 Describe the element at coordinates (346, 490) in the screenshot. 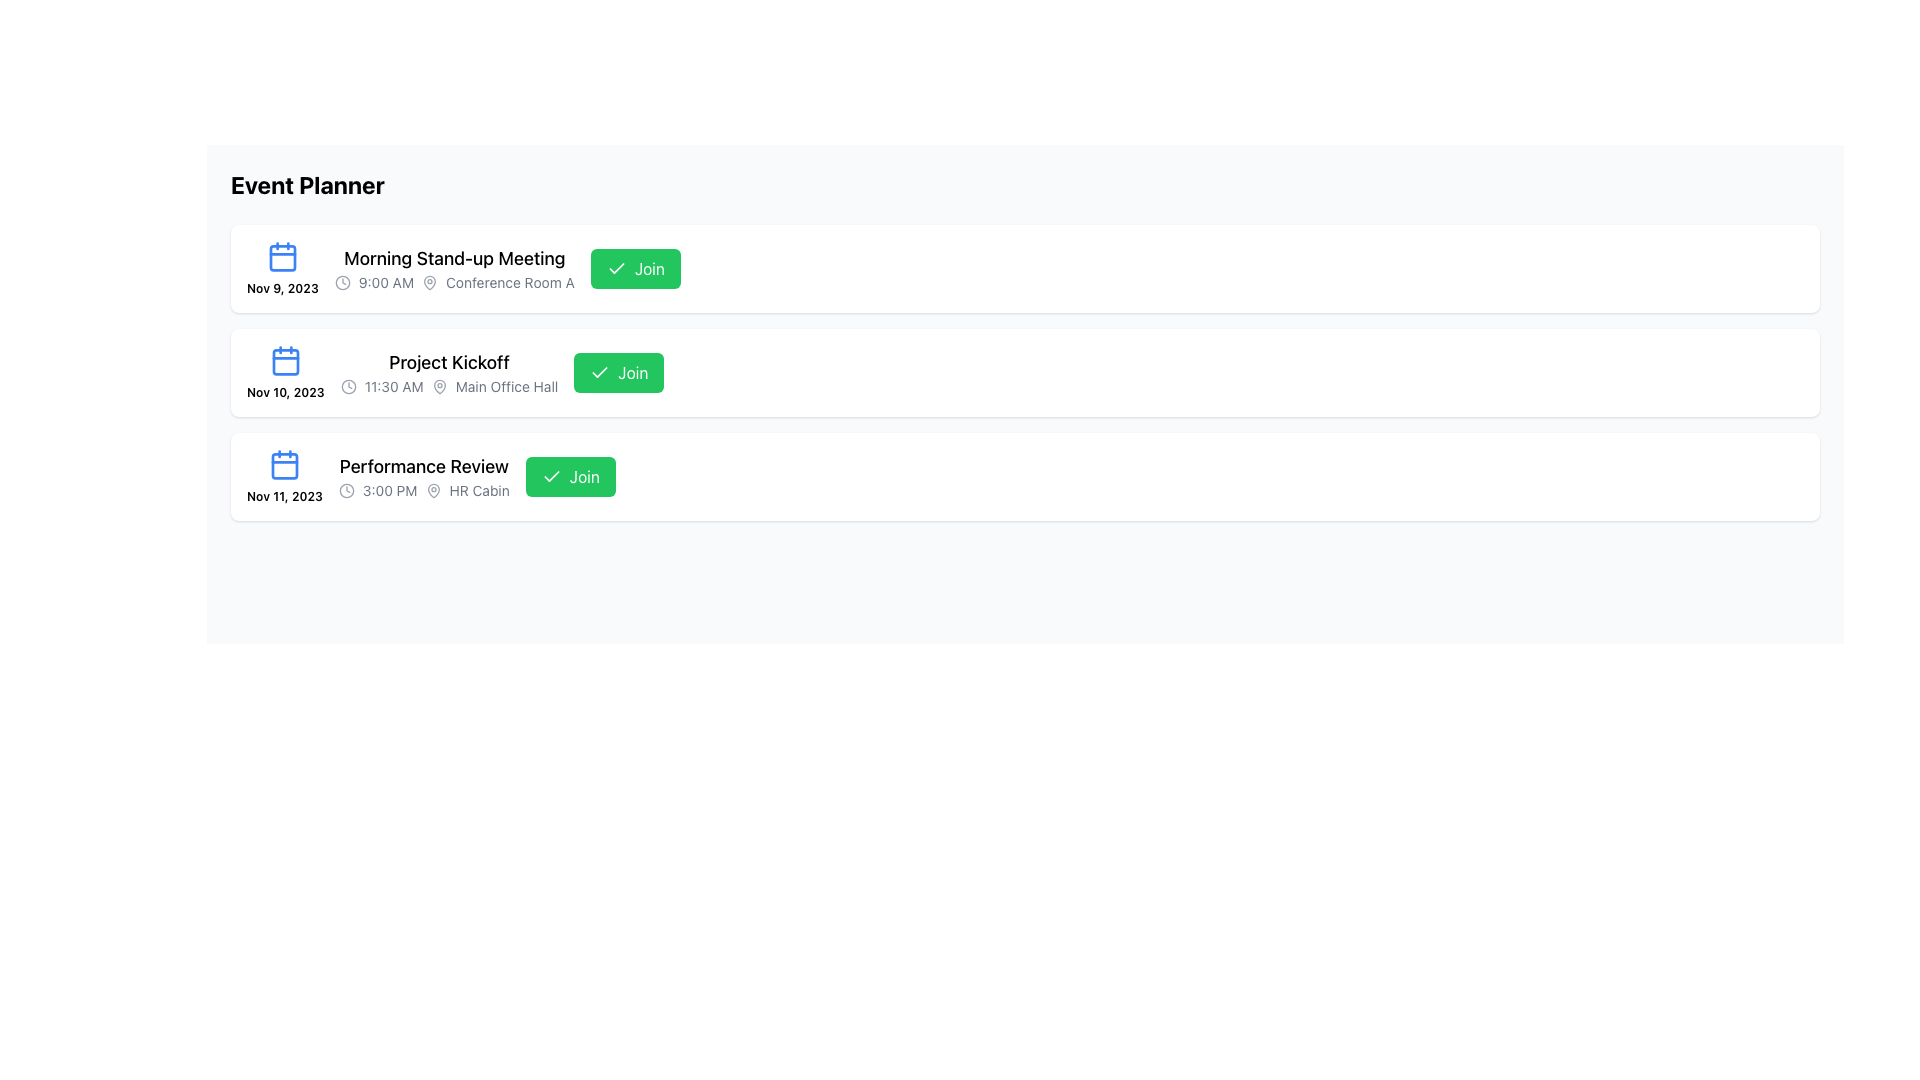

I see `the icon indicating the time of the event located in the third row of the 'Event Planner' section, adjacent to the text '3:00 PM'` at that location.